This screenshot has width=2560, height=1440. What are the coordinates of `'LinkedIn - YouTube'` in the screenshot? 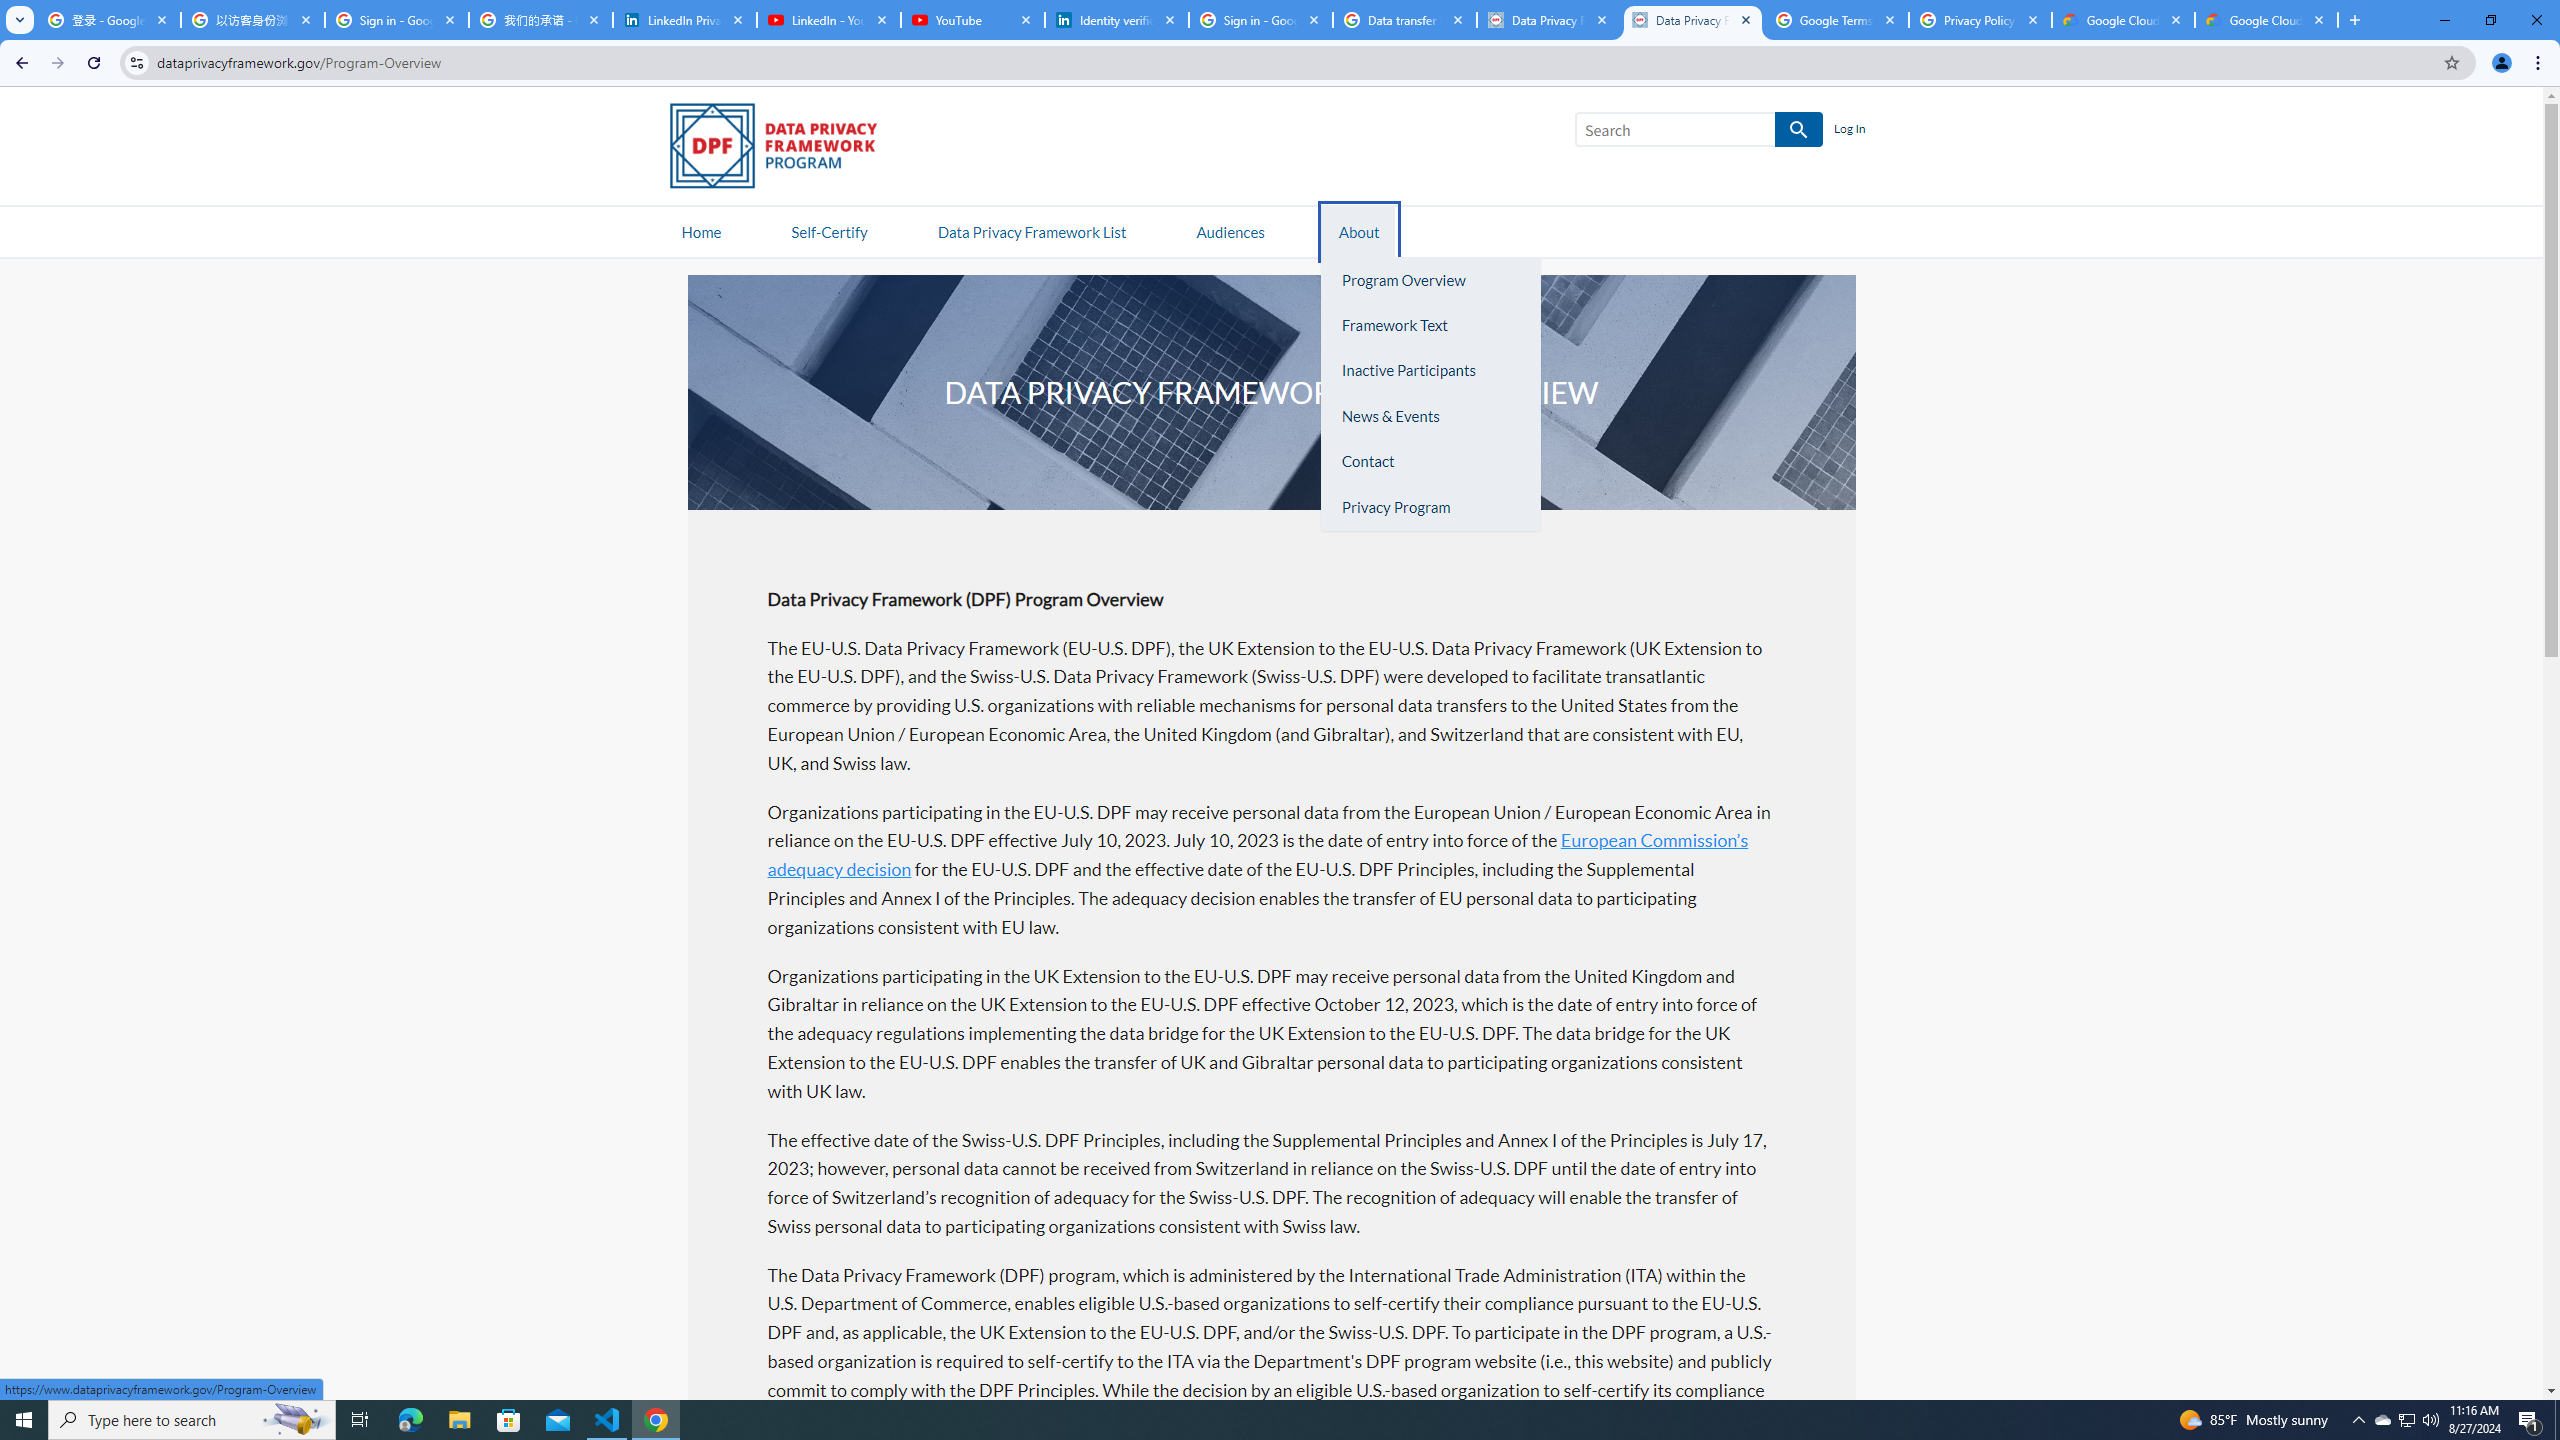 It's located at (827, 19).